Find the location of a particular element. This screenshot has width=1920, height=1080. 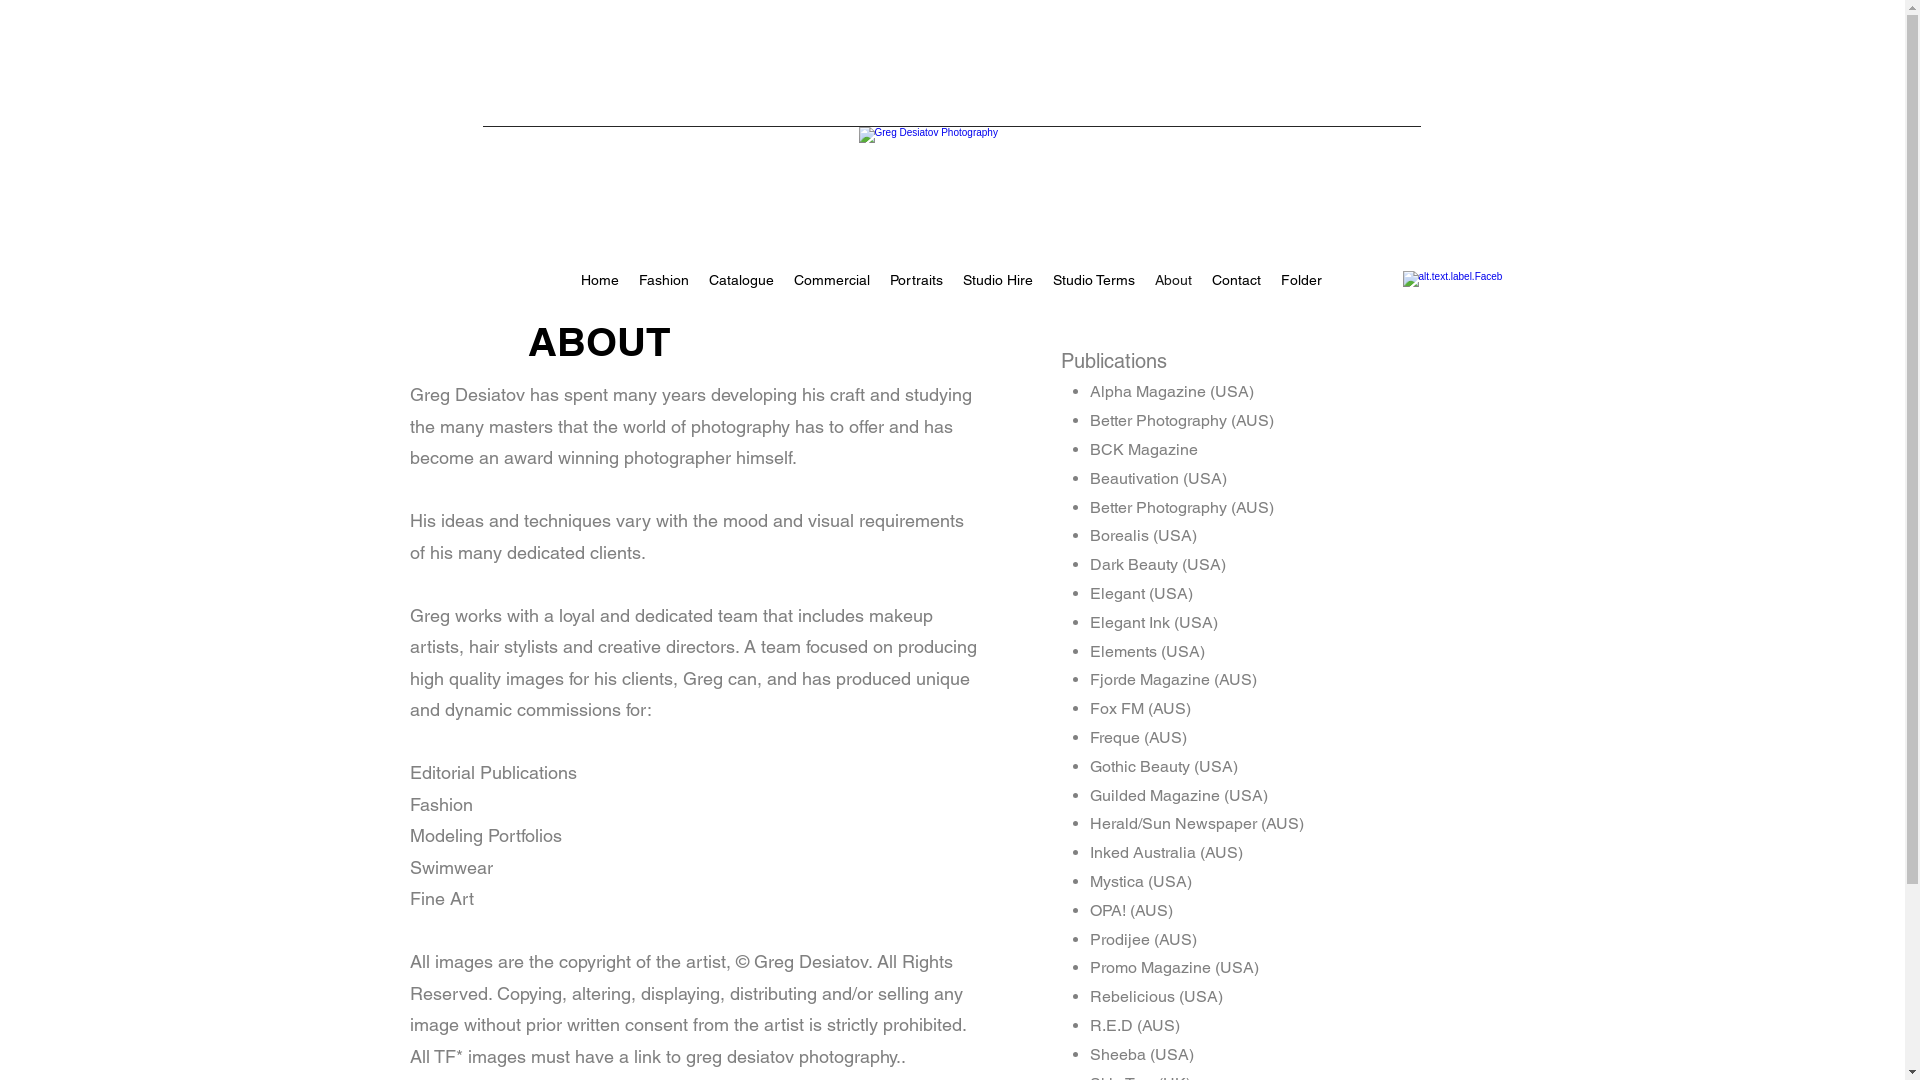

'About' is located at coordinates (1173, 280).